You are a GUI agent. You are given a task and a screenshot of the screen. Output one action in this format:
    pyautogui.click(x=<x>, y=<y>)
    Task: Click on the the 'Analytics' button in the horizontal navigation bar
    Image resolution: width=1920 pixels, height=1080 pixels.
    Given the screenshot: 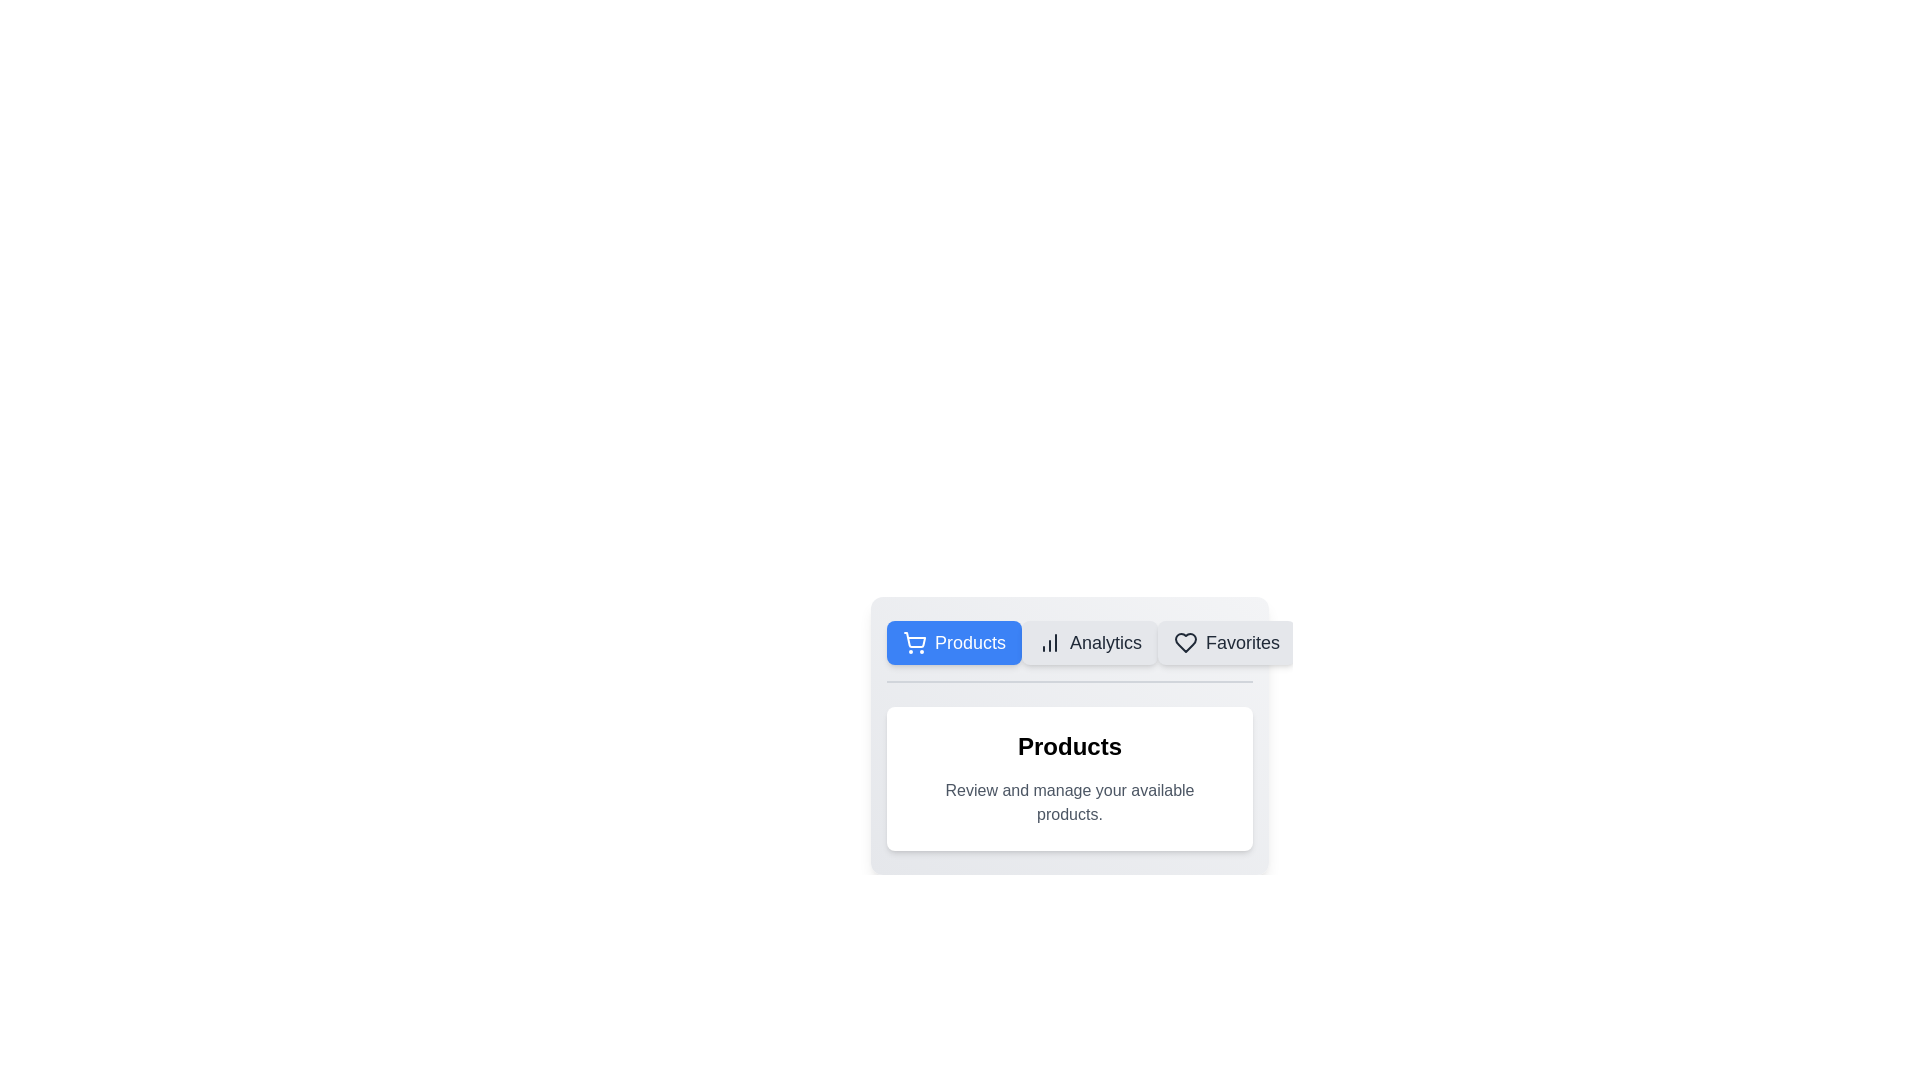 What is the action you would take?
    pyautogui.click(x=1069, y=651)
    